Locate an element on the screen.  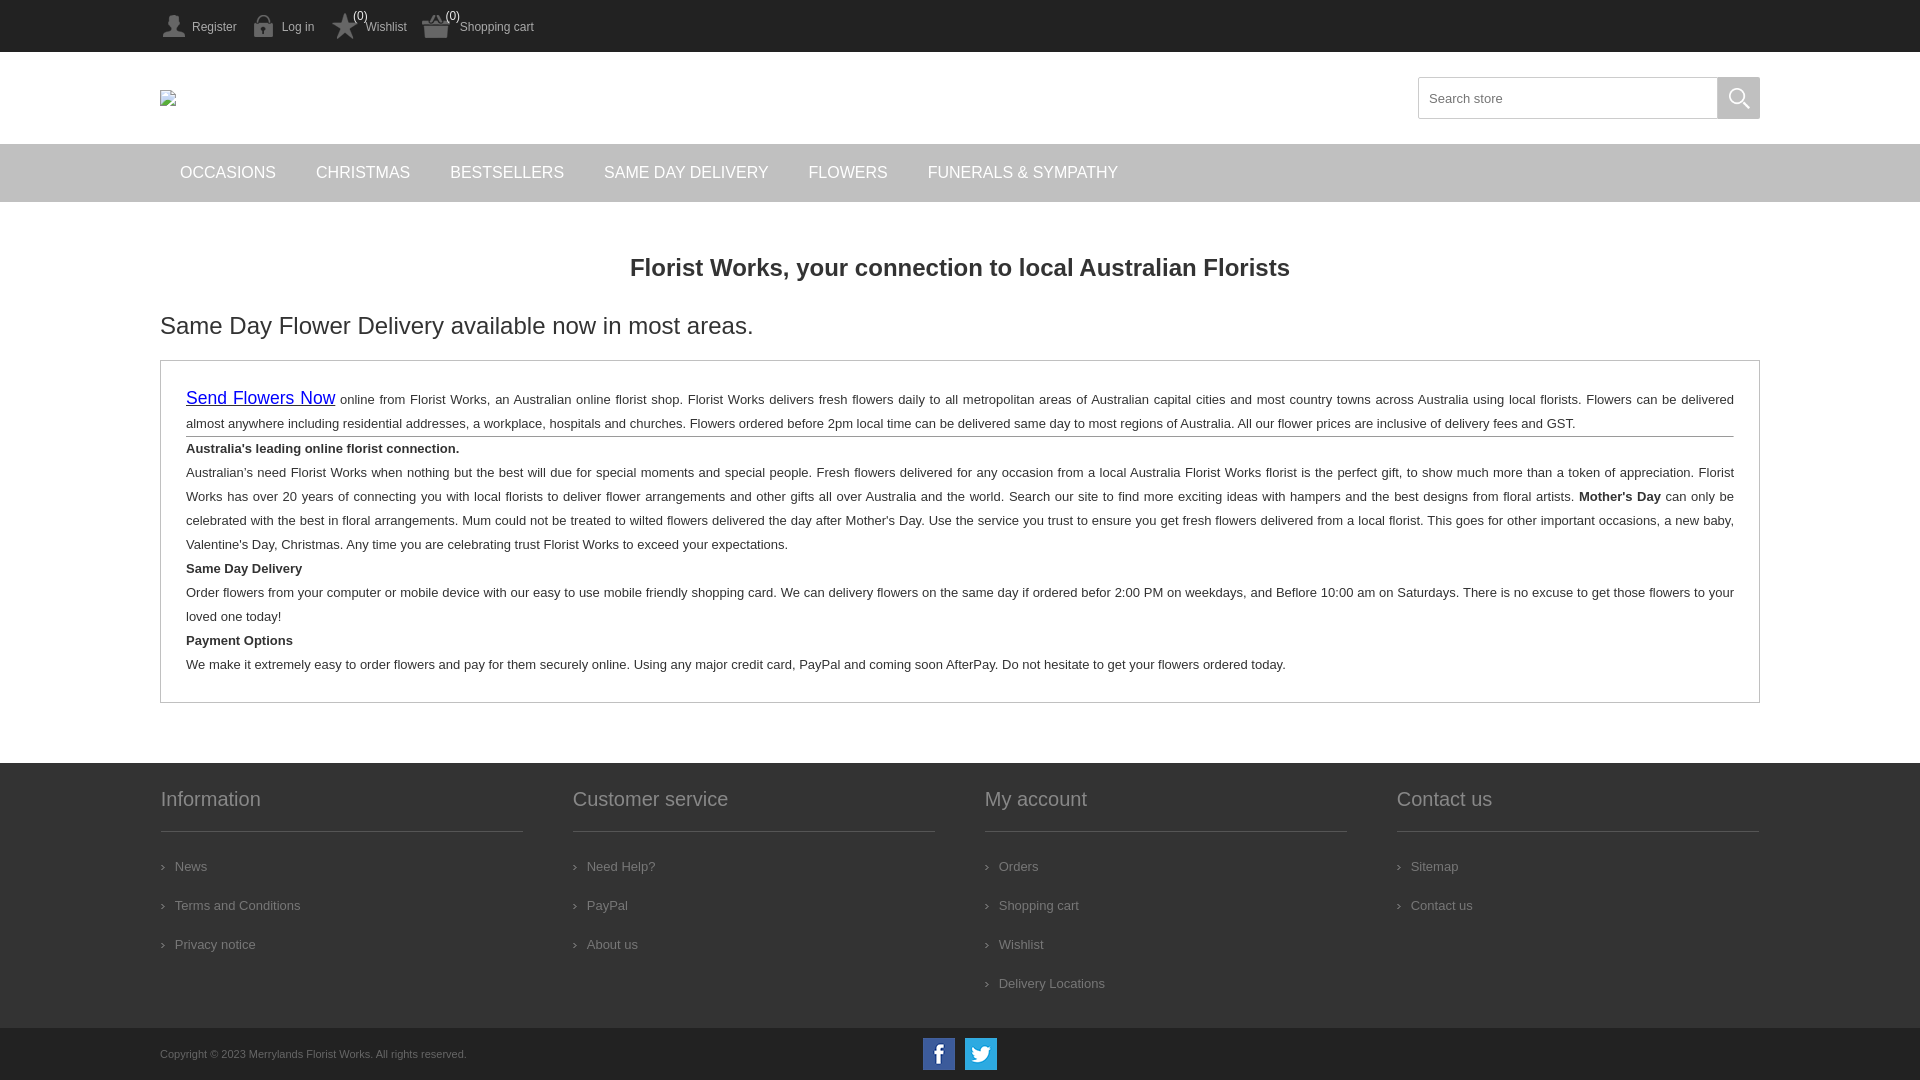
'FLOWERS' is located at coordinates (848, 172).